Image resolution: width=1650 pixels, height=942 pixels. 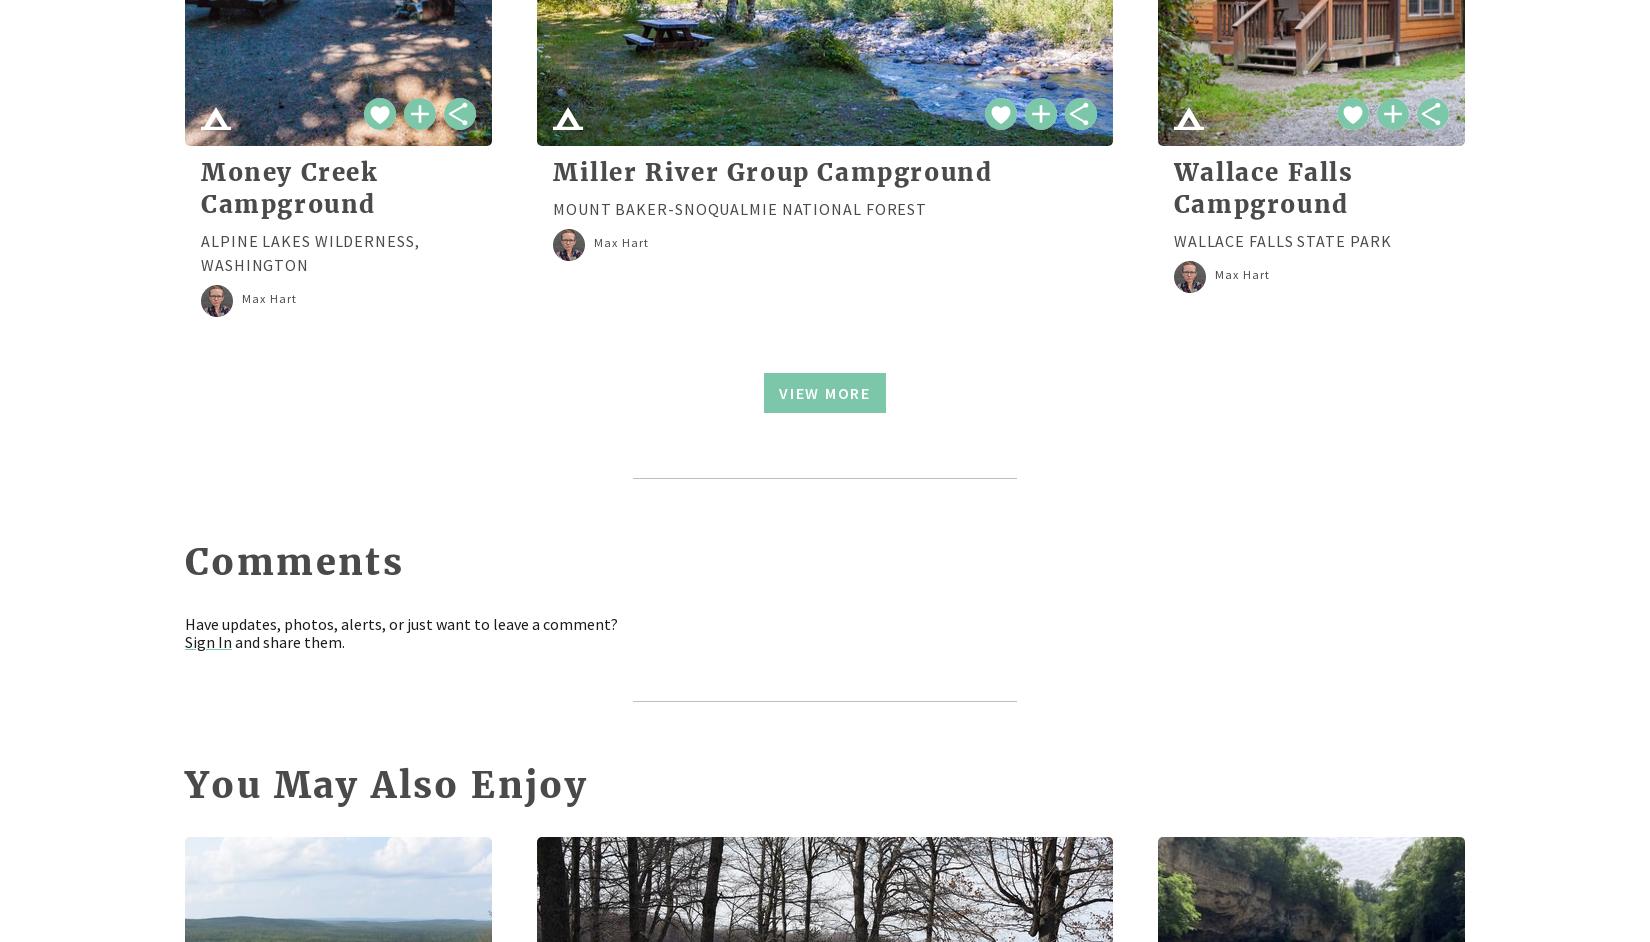 I want to click on 'Comments', so click(x=184, y=560).